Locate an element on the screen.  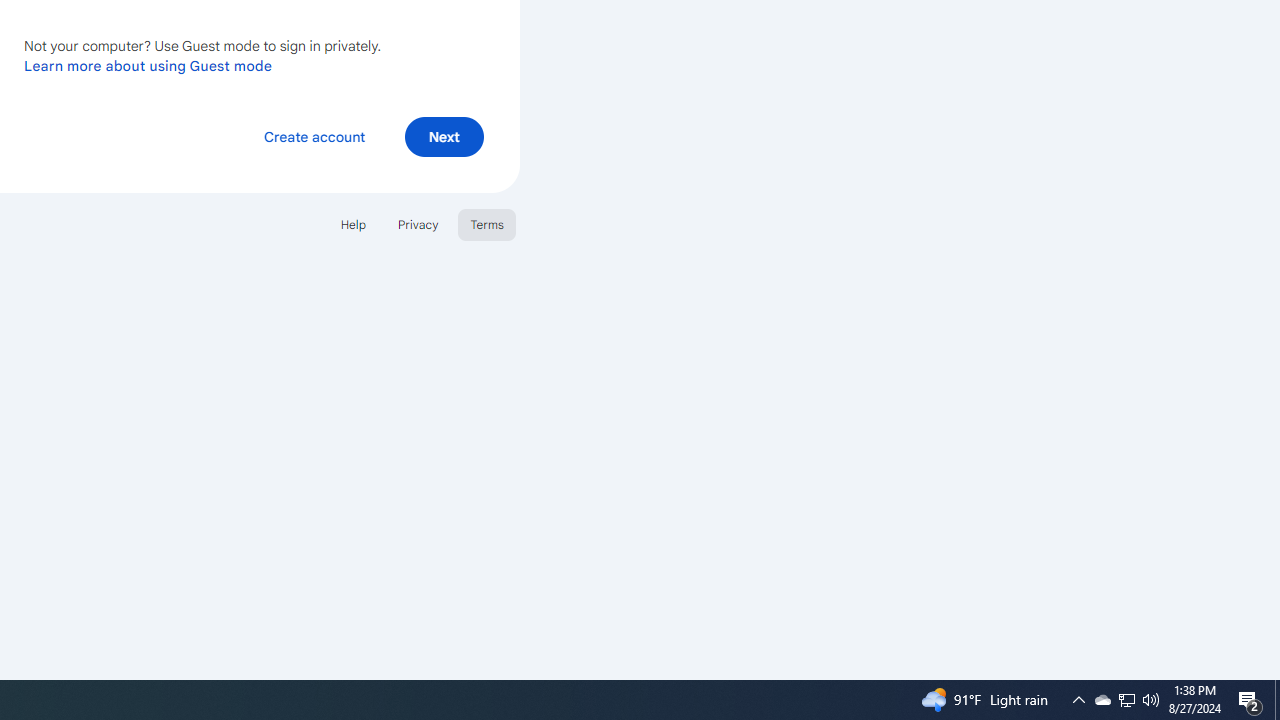
'Next' is located at coordinates (443, 135).